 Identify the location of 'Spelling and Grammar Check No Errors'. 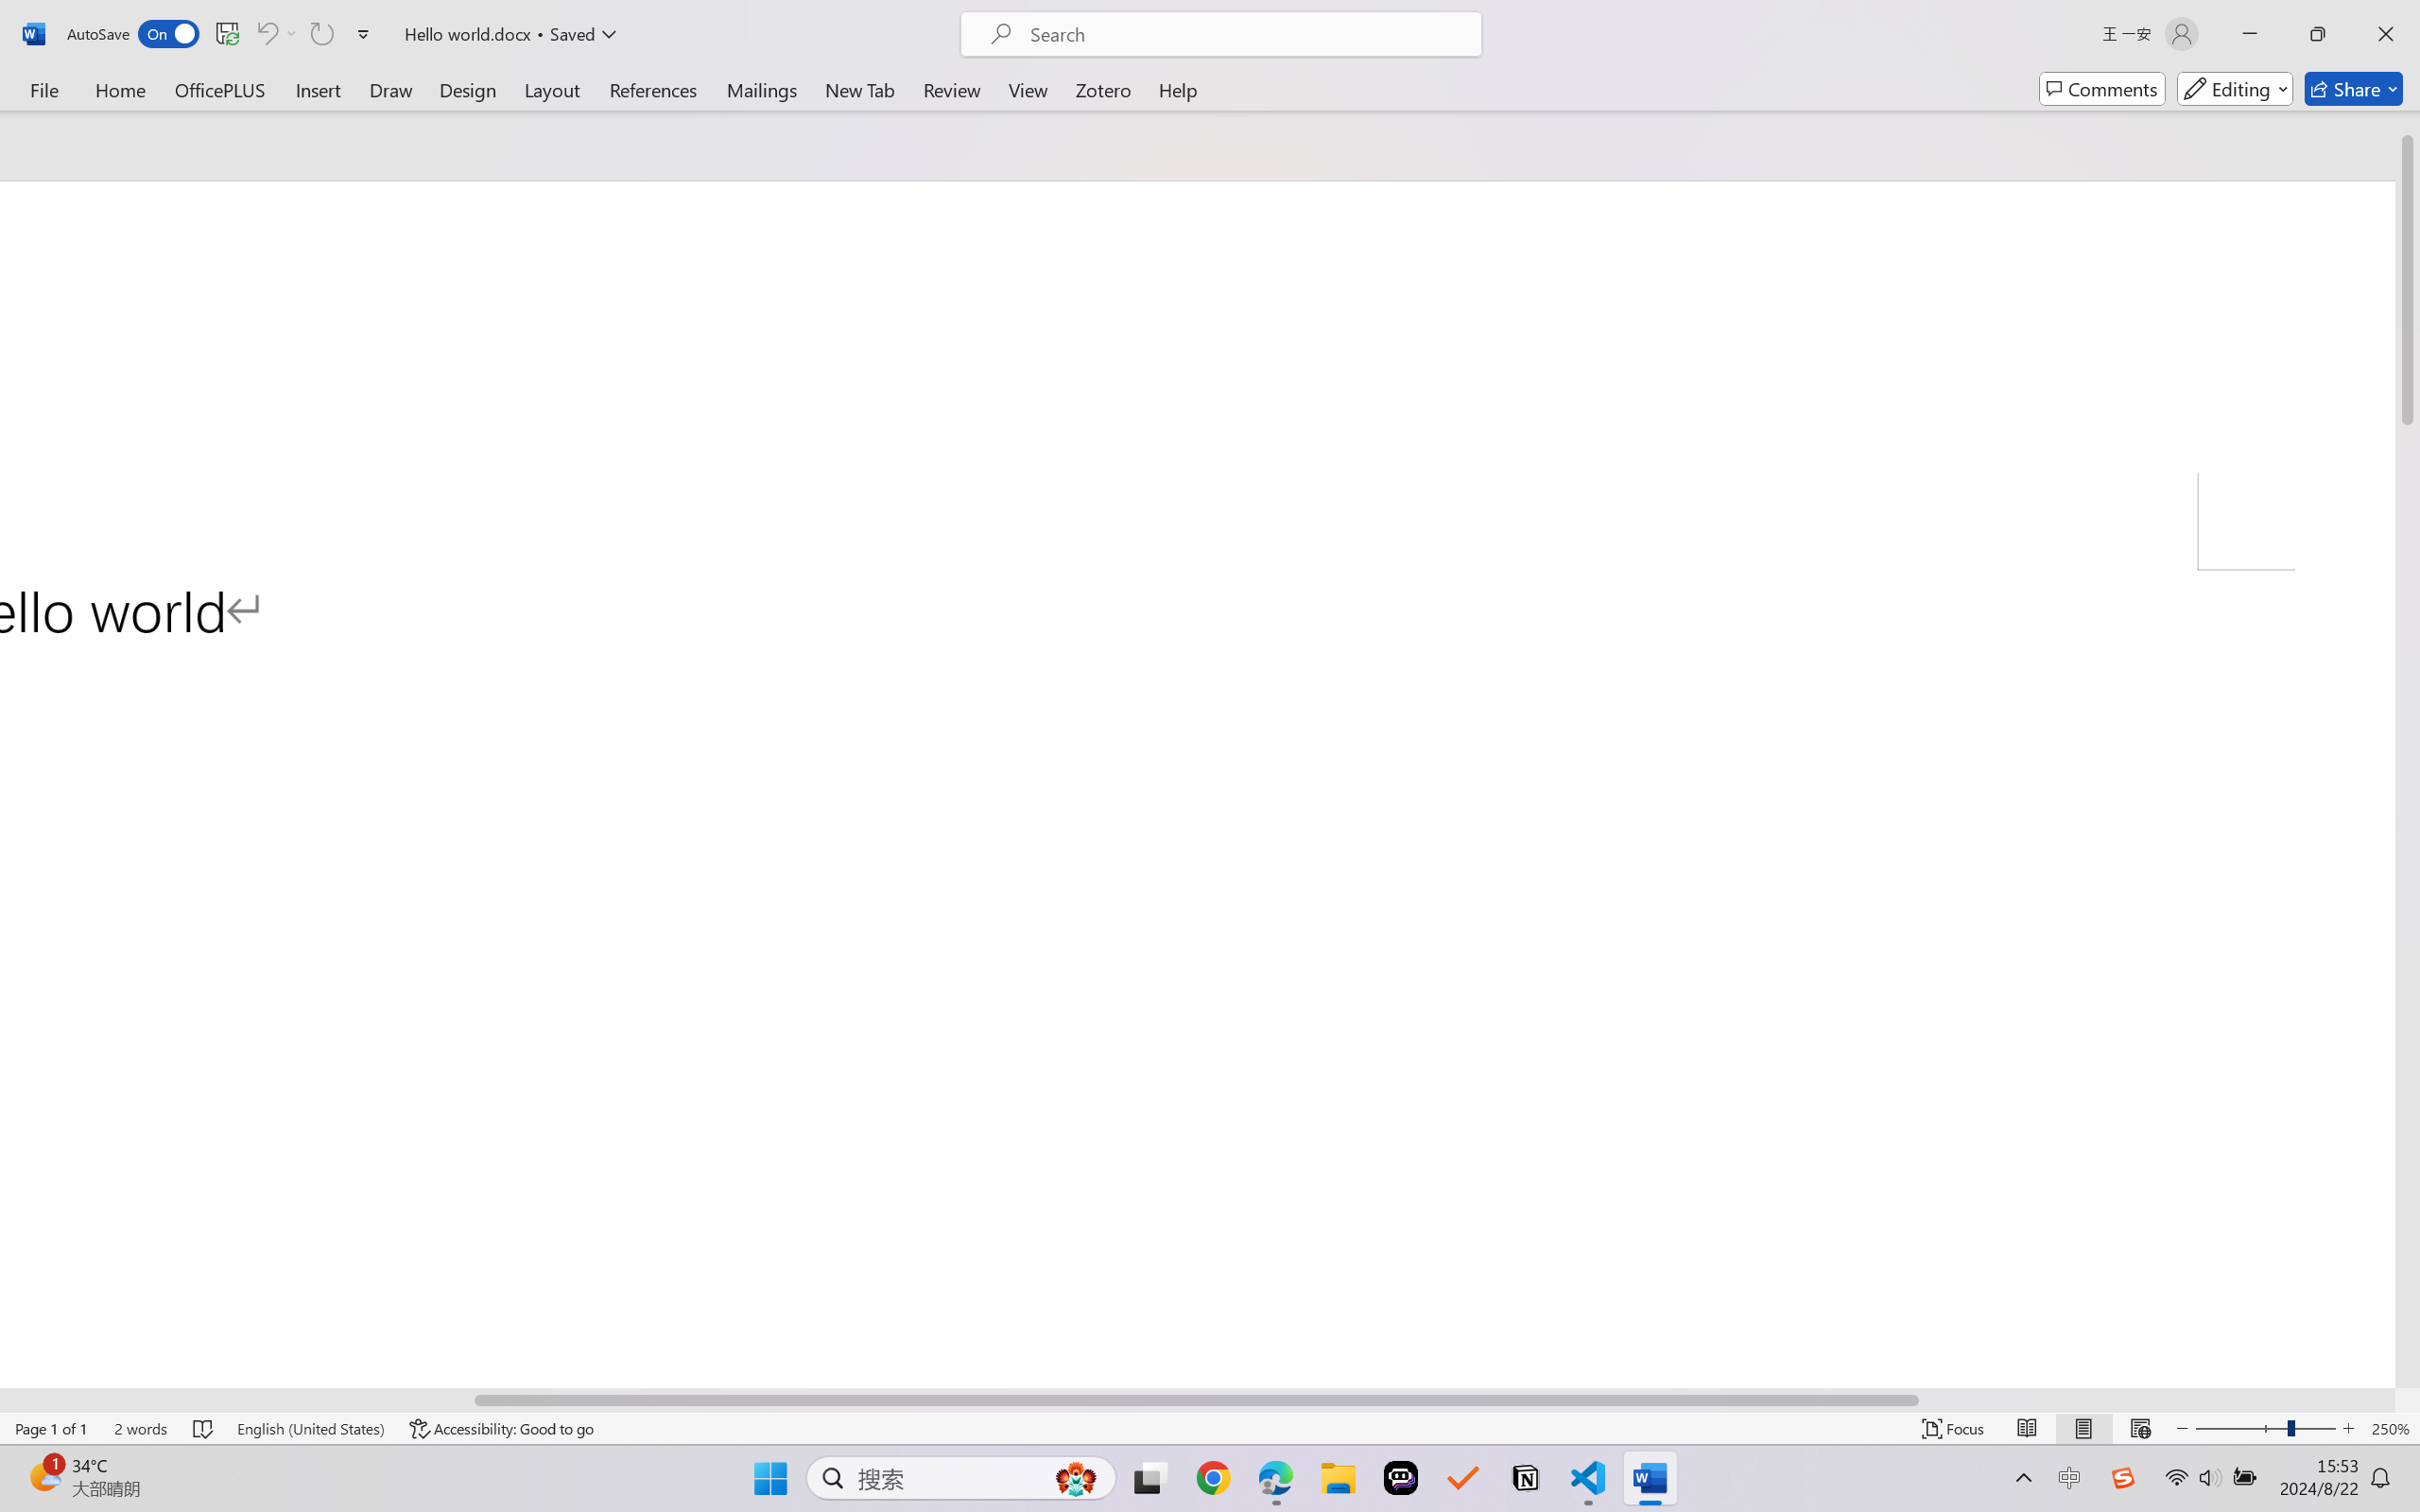
(203, 1428).